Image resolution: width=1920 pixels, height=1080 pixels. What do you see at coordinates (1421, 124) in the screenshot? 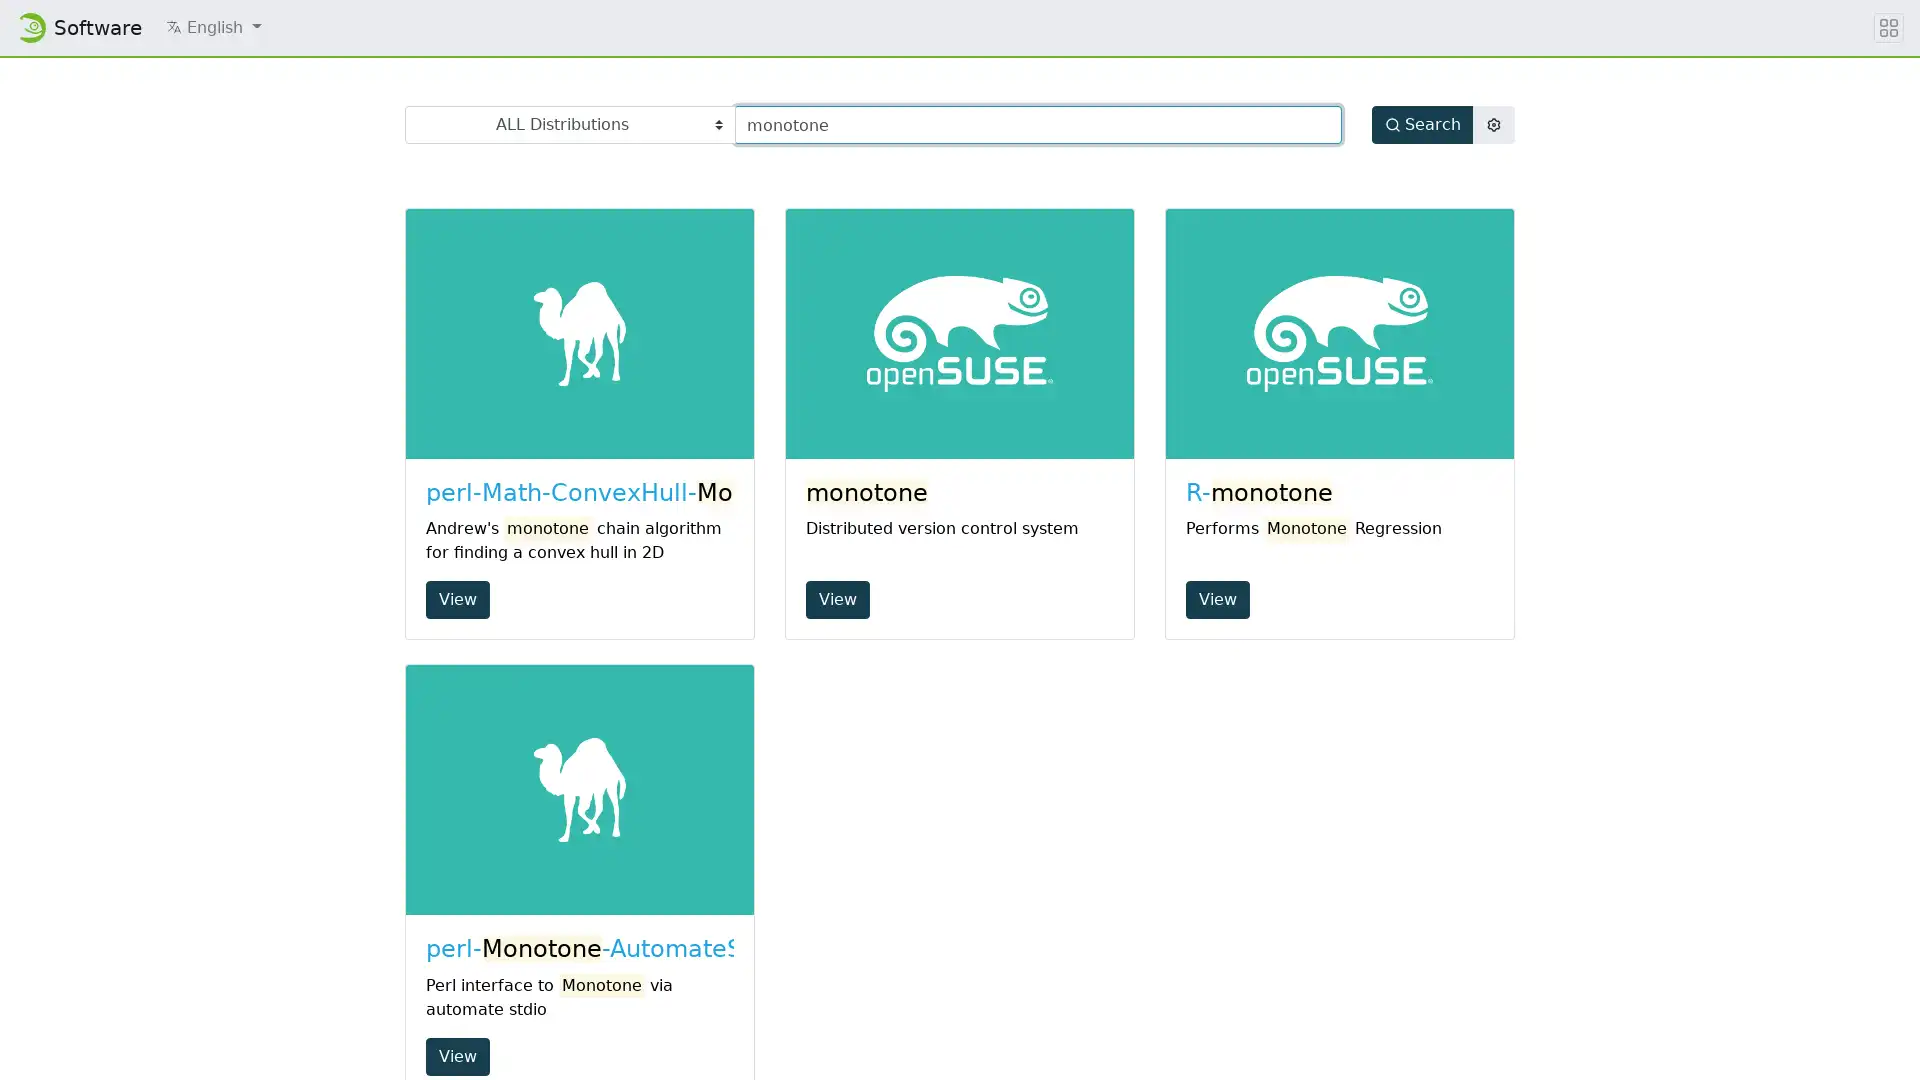
I see `Search` at bounding box center [1421, 124].